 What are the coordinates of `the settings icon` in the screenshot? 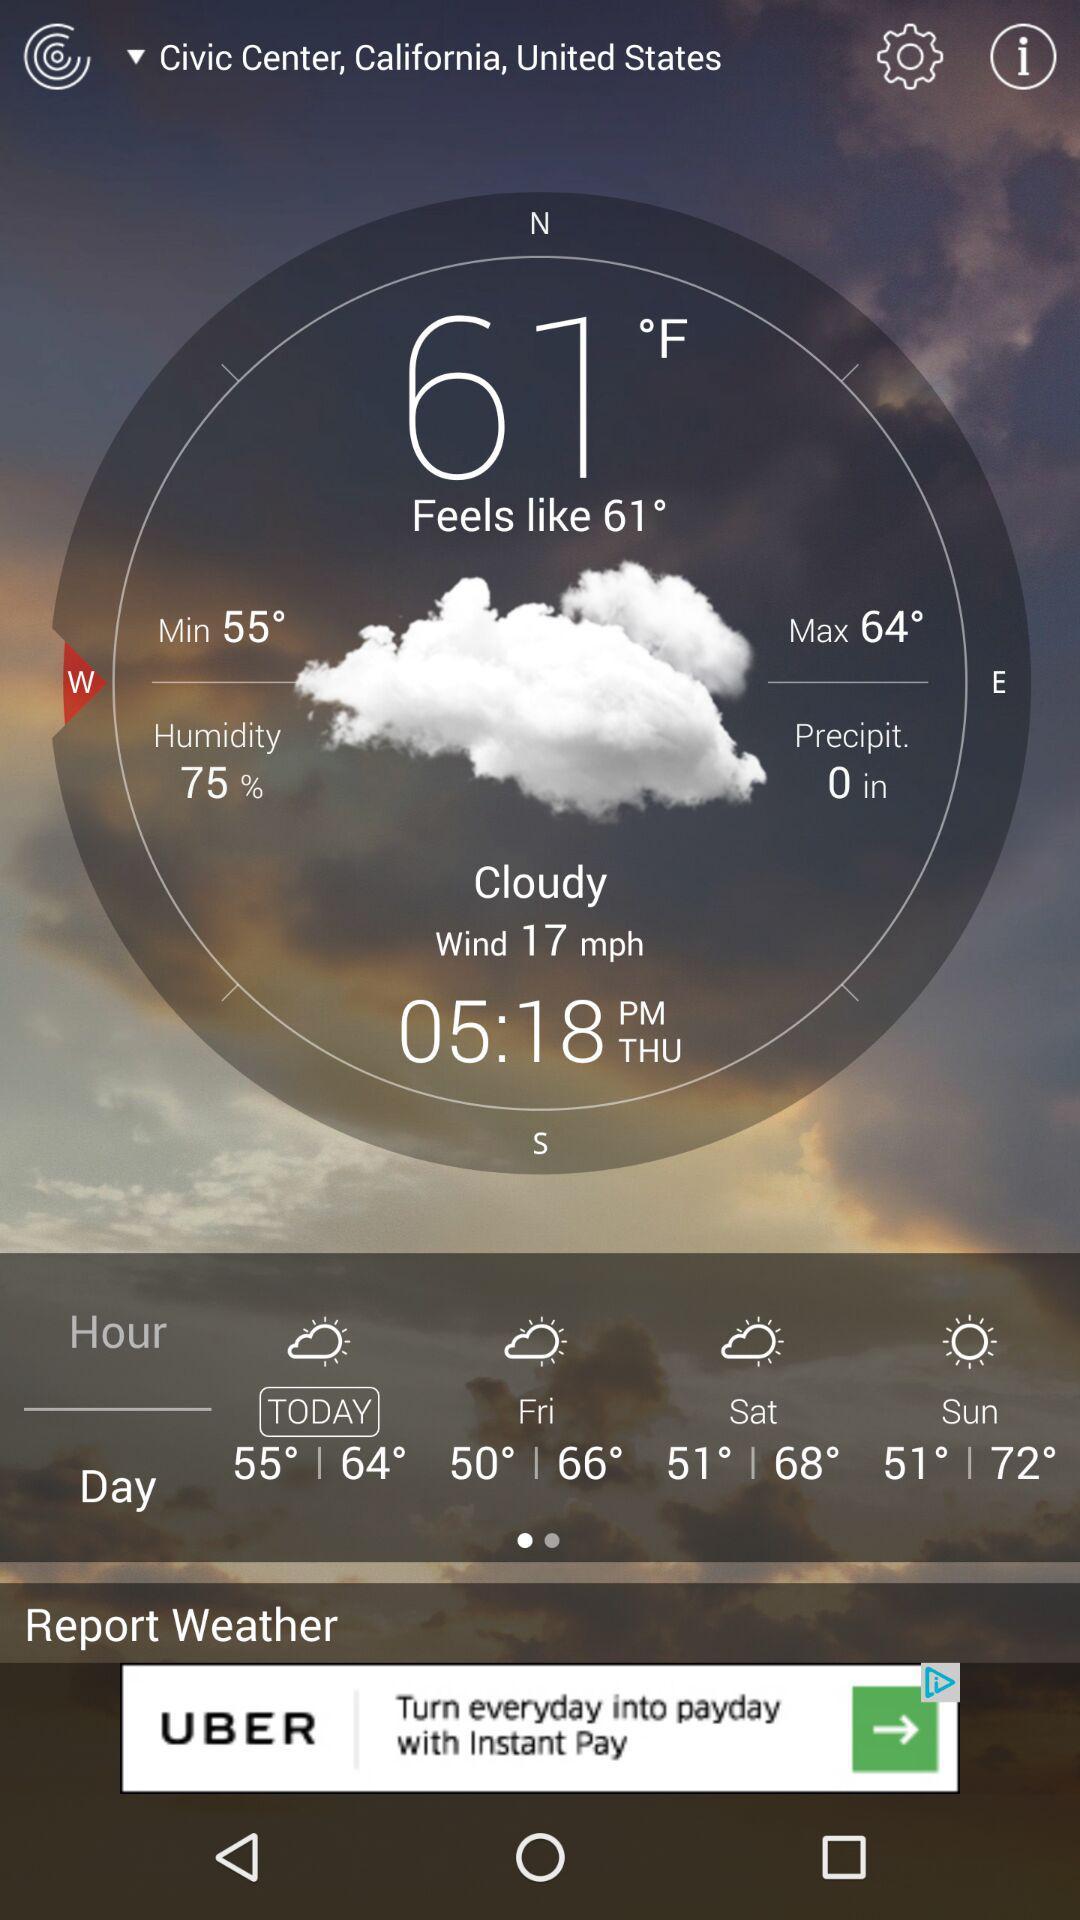 It's located at (910, 56).